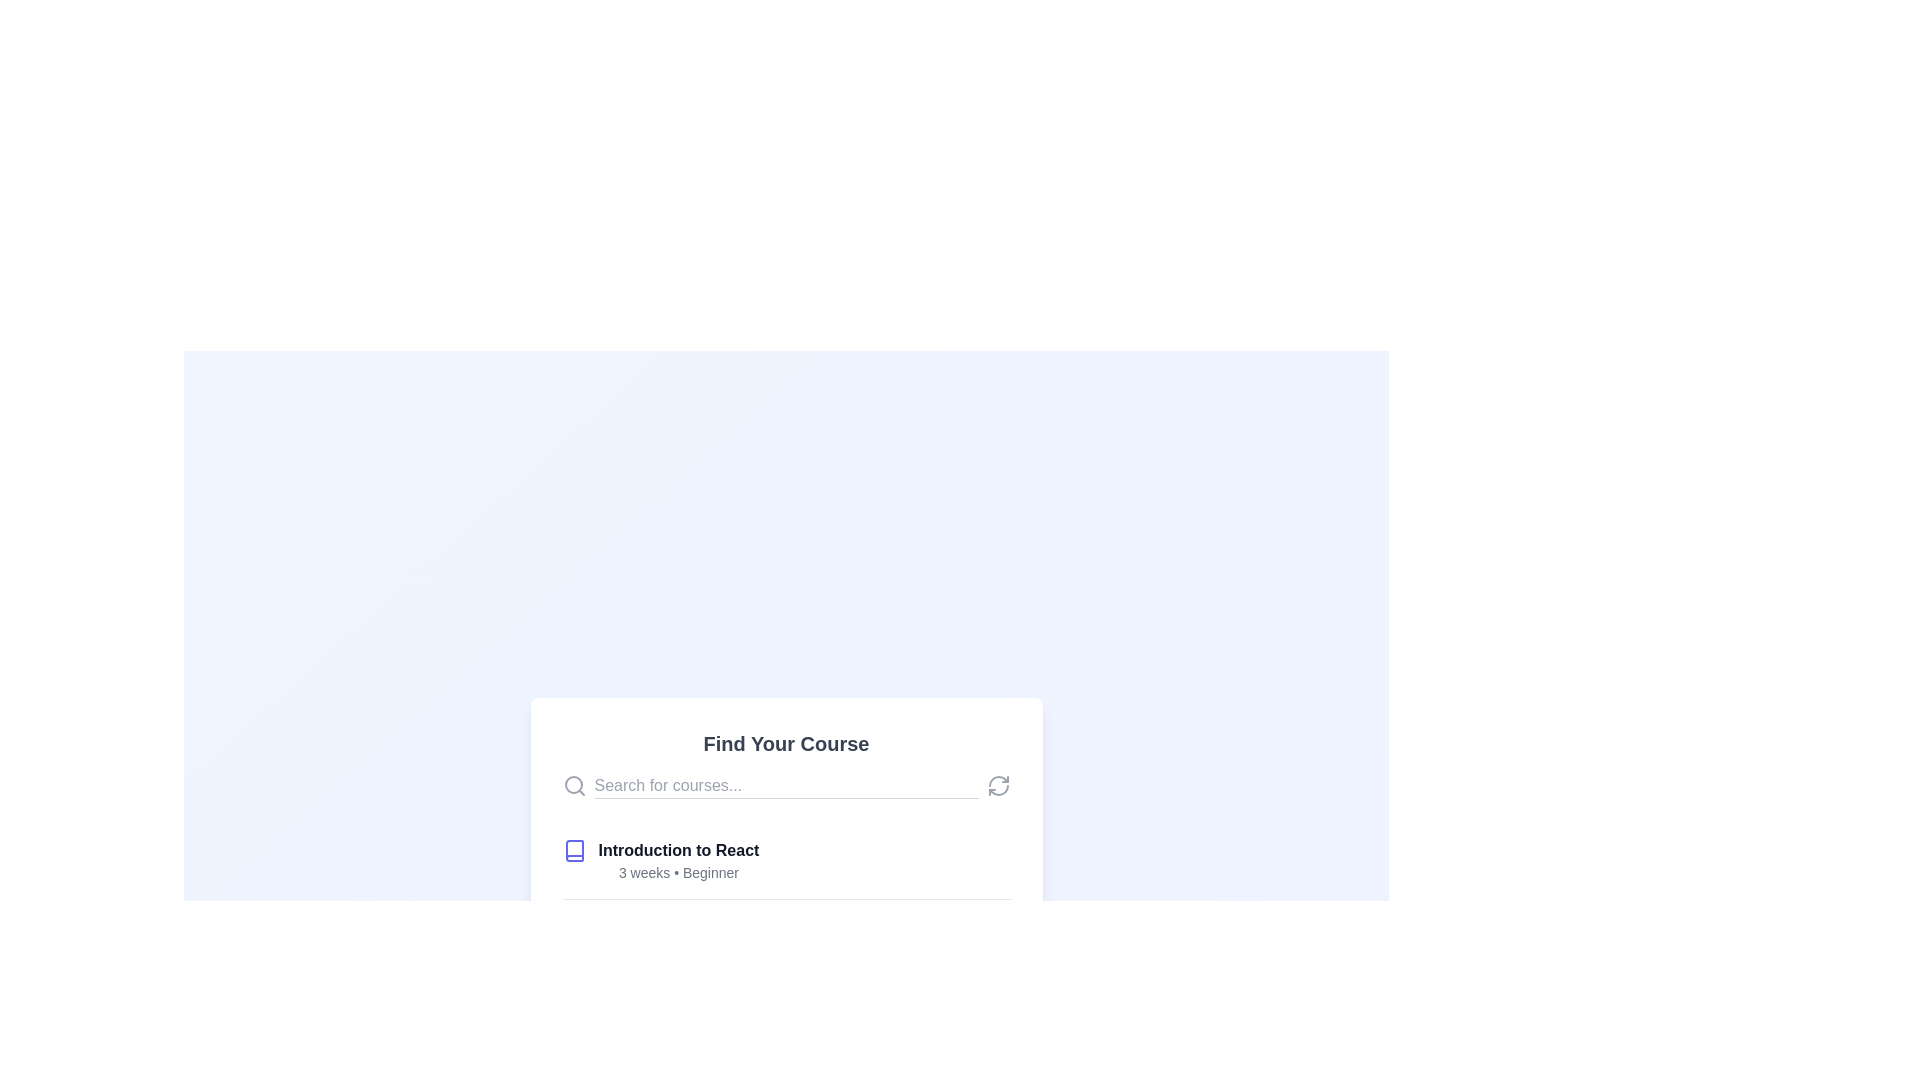  Describe the element at coordinates (678, 871) in the screenshot. I see `the text element displaying '3 weeks • Beginner', which is styled with a small gray font and positioned directly below the 'Introduction to React' header` at that location.